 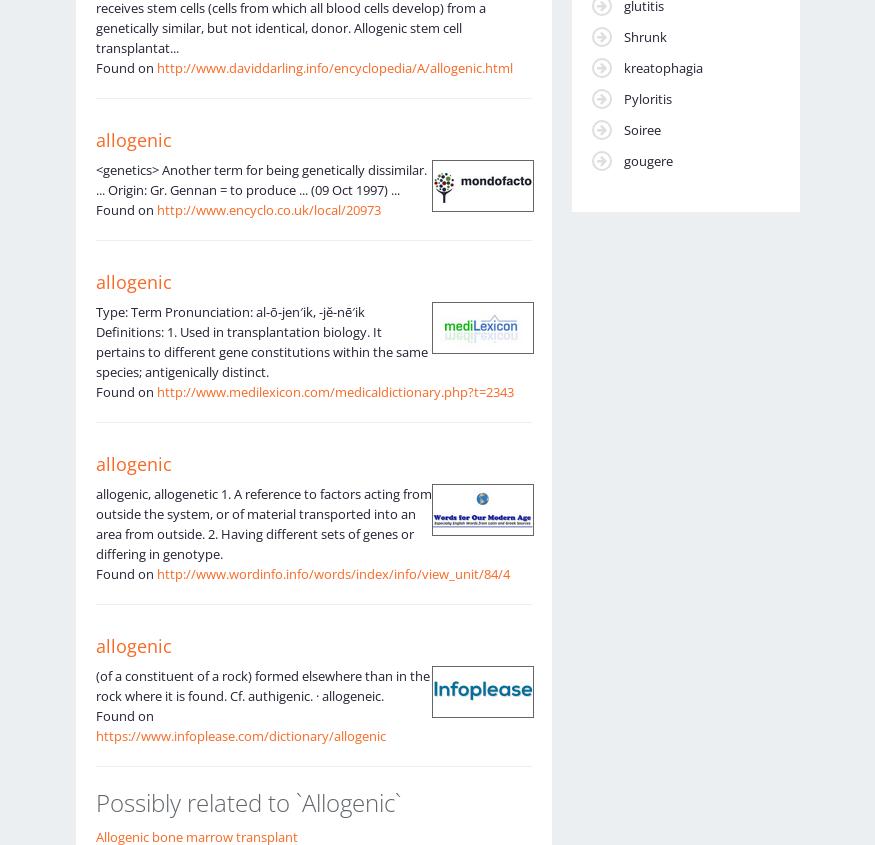 I want to click on 'gougere', so click(x=646, y=159).